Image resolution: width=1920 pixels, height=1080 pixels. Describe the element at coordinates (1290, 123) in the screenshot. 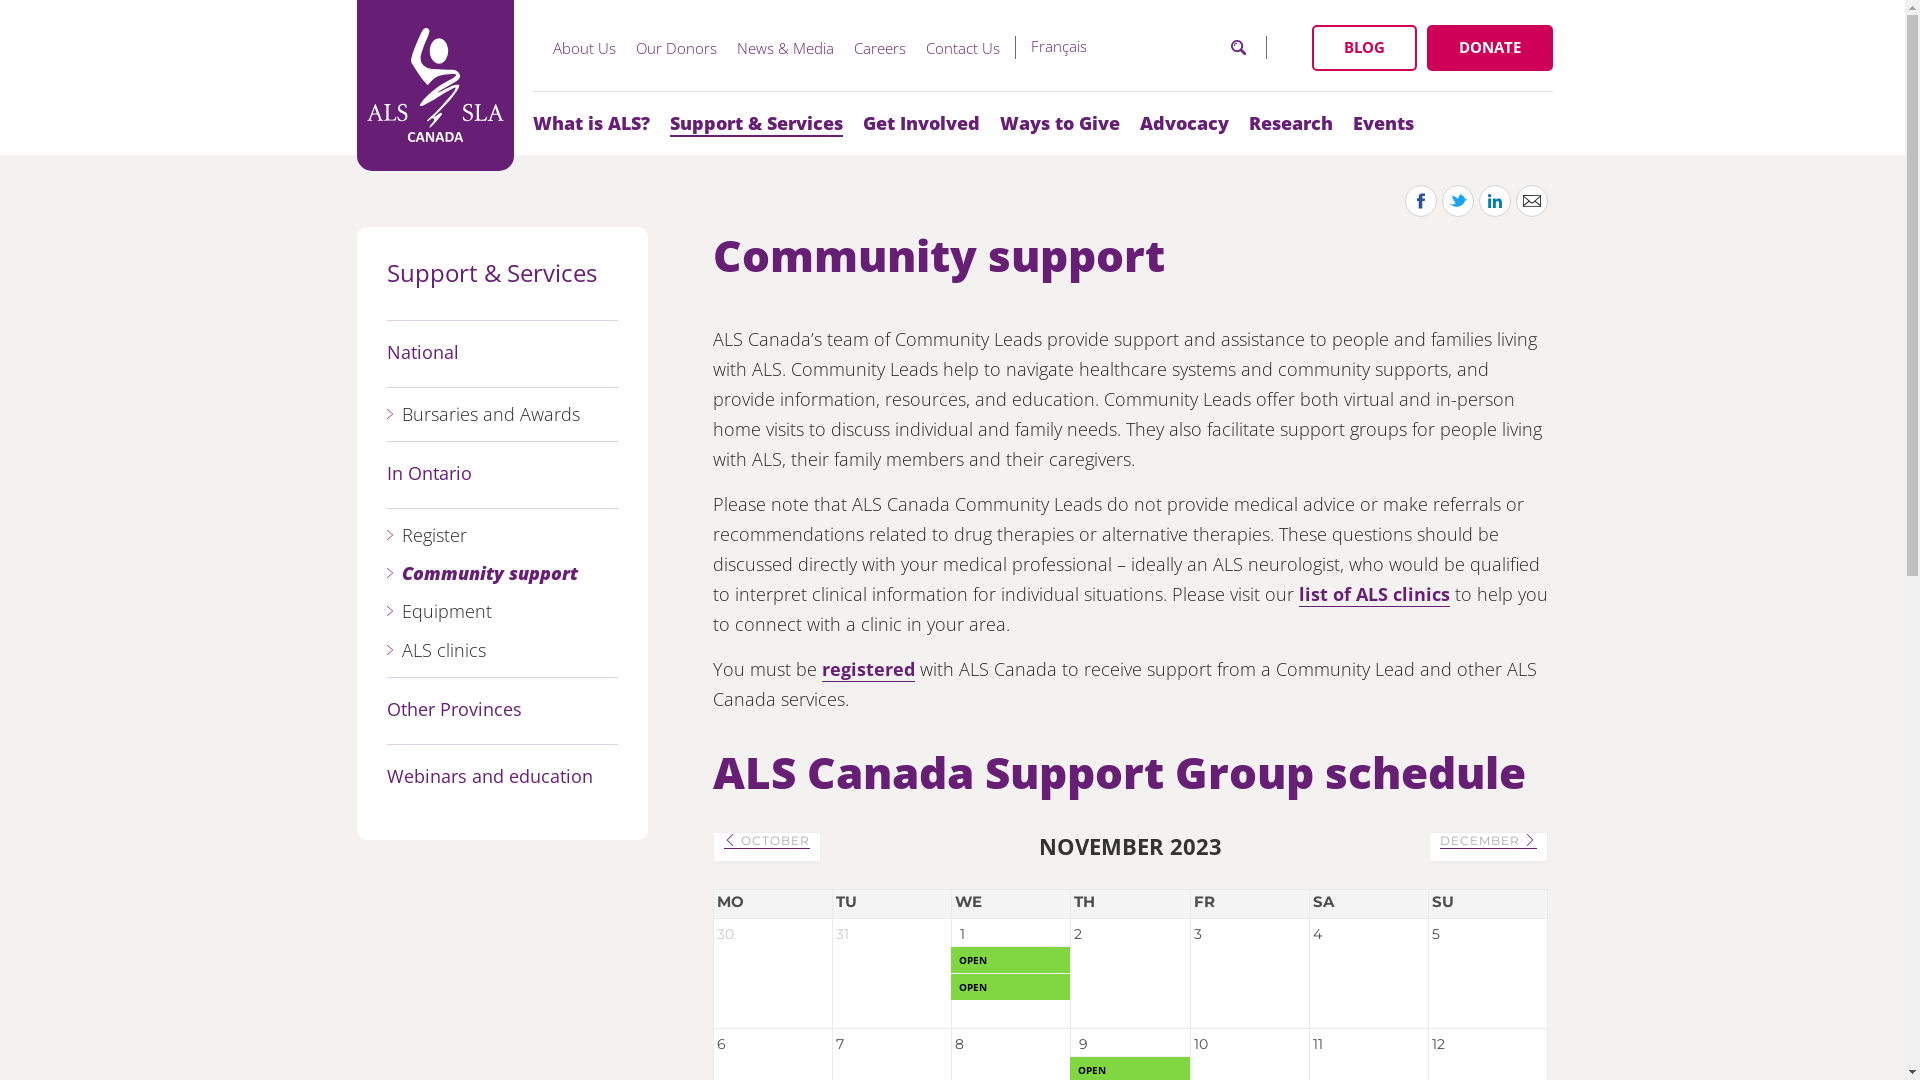

I see `'Research'` at that location.